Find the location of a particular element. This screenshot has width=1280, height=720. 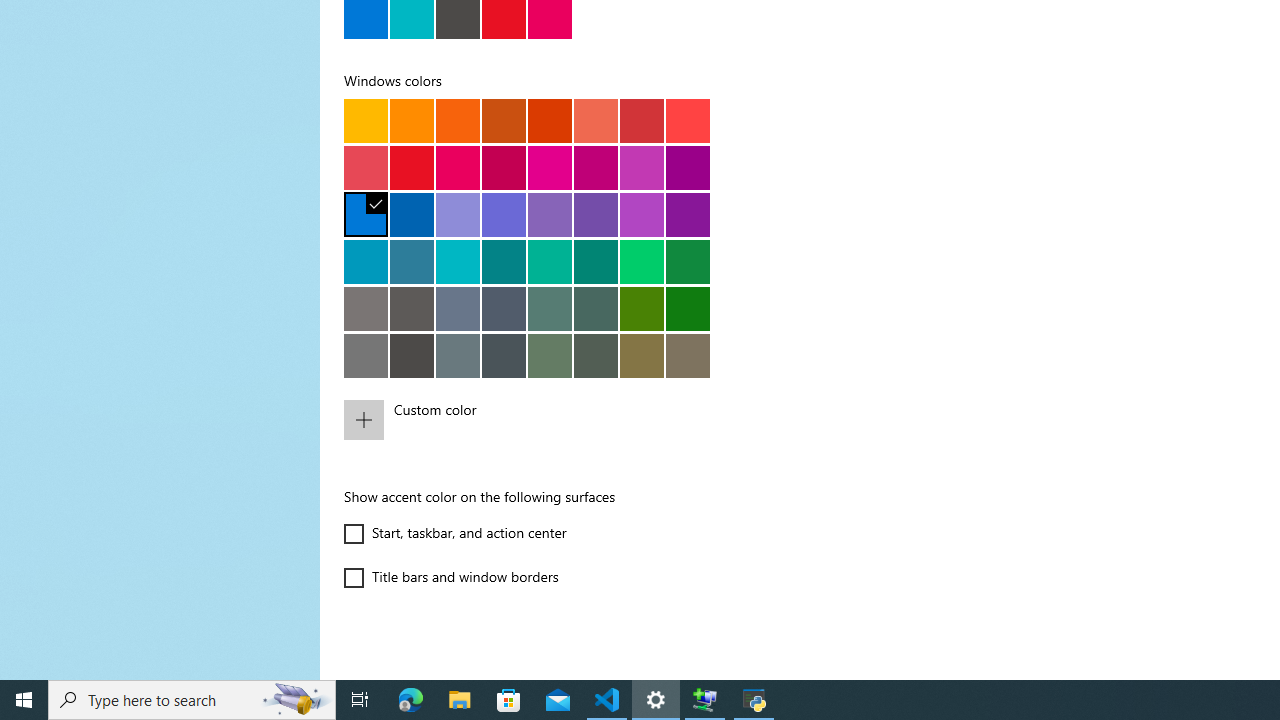

'Orange bright' is located at coordinates (457, 120).